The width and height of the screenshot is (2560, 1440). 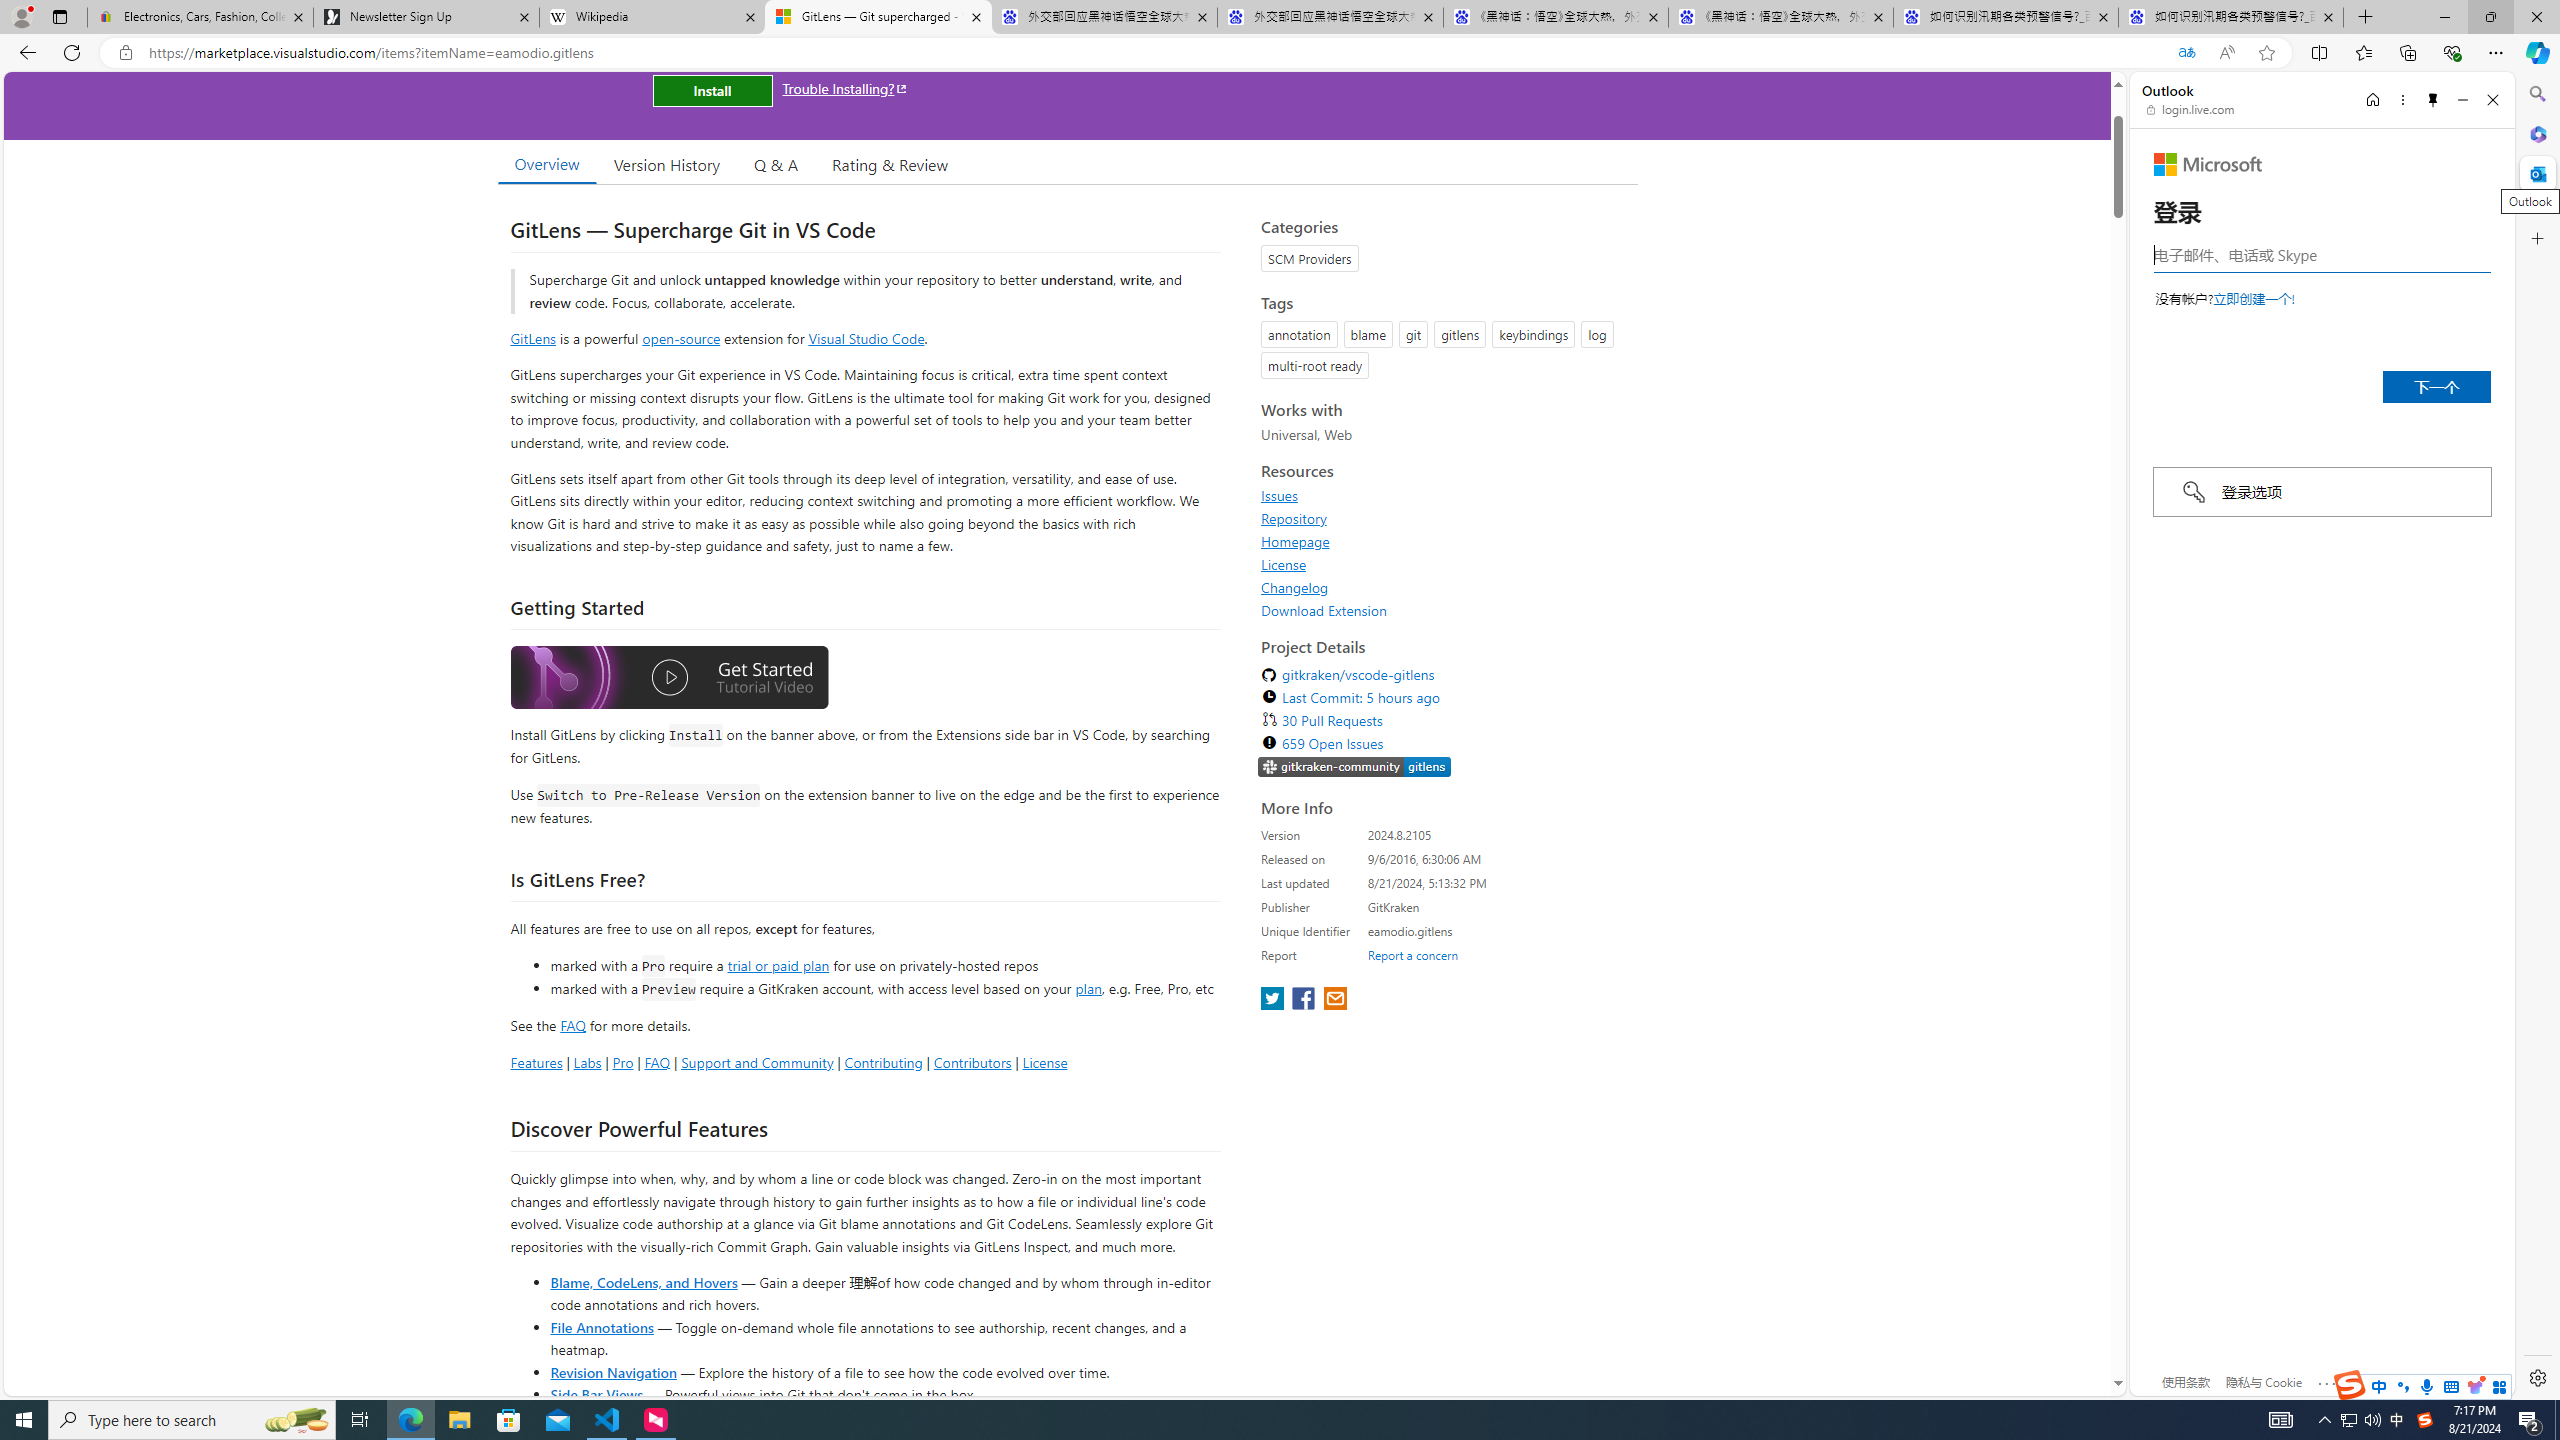 I want to click on 'Labs', so click(x=587, y=1061).